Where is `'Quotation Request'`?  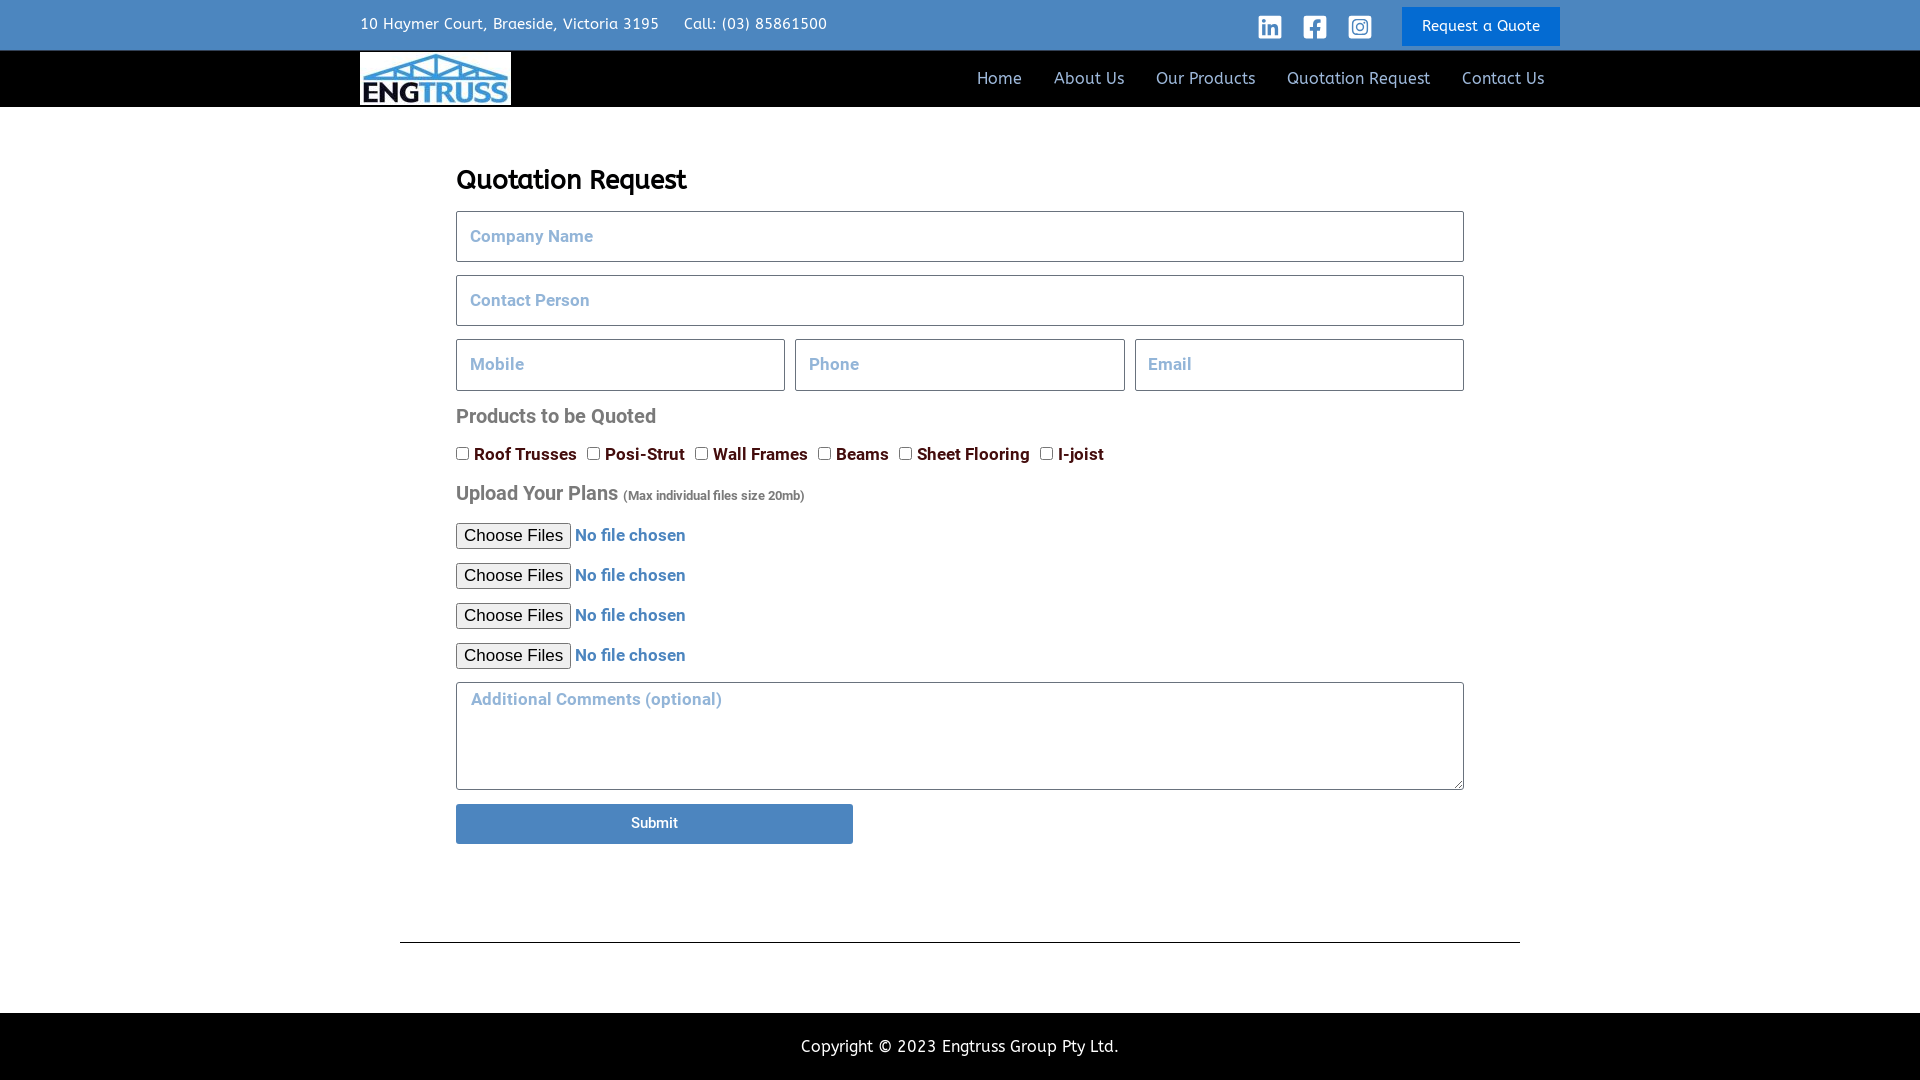
'Quotation Request' is located at coordinates (1358, 77).